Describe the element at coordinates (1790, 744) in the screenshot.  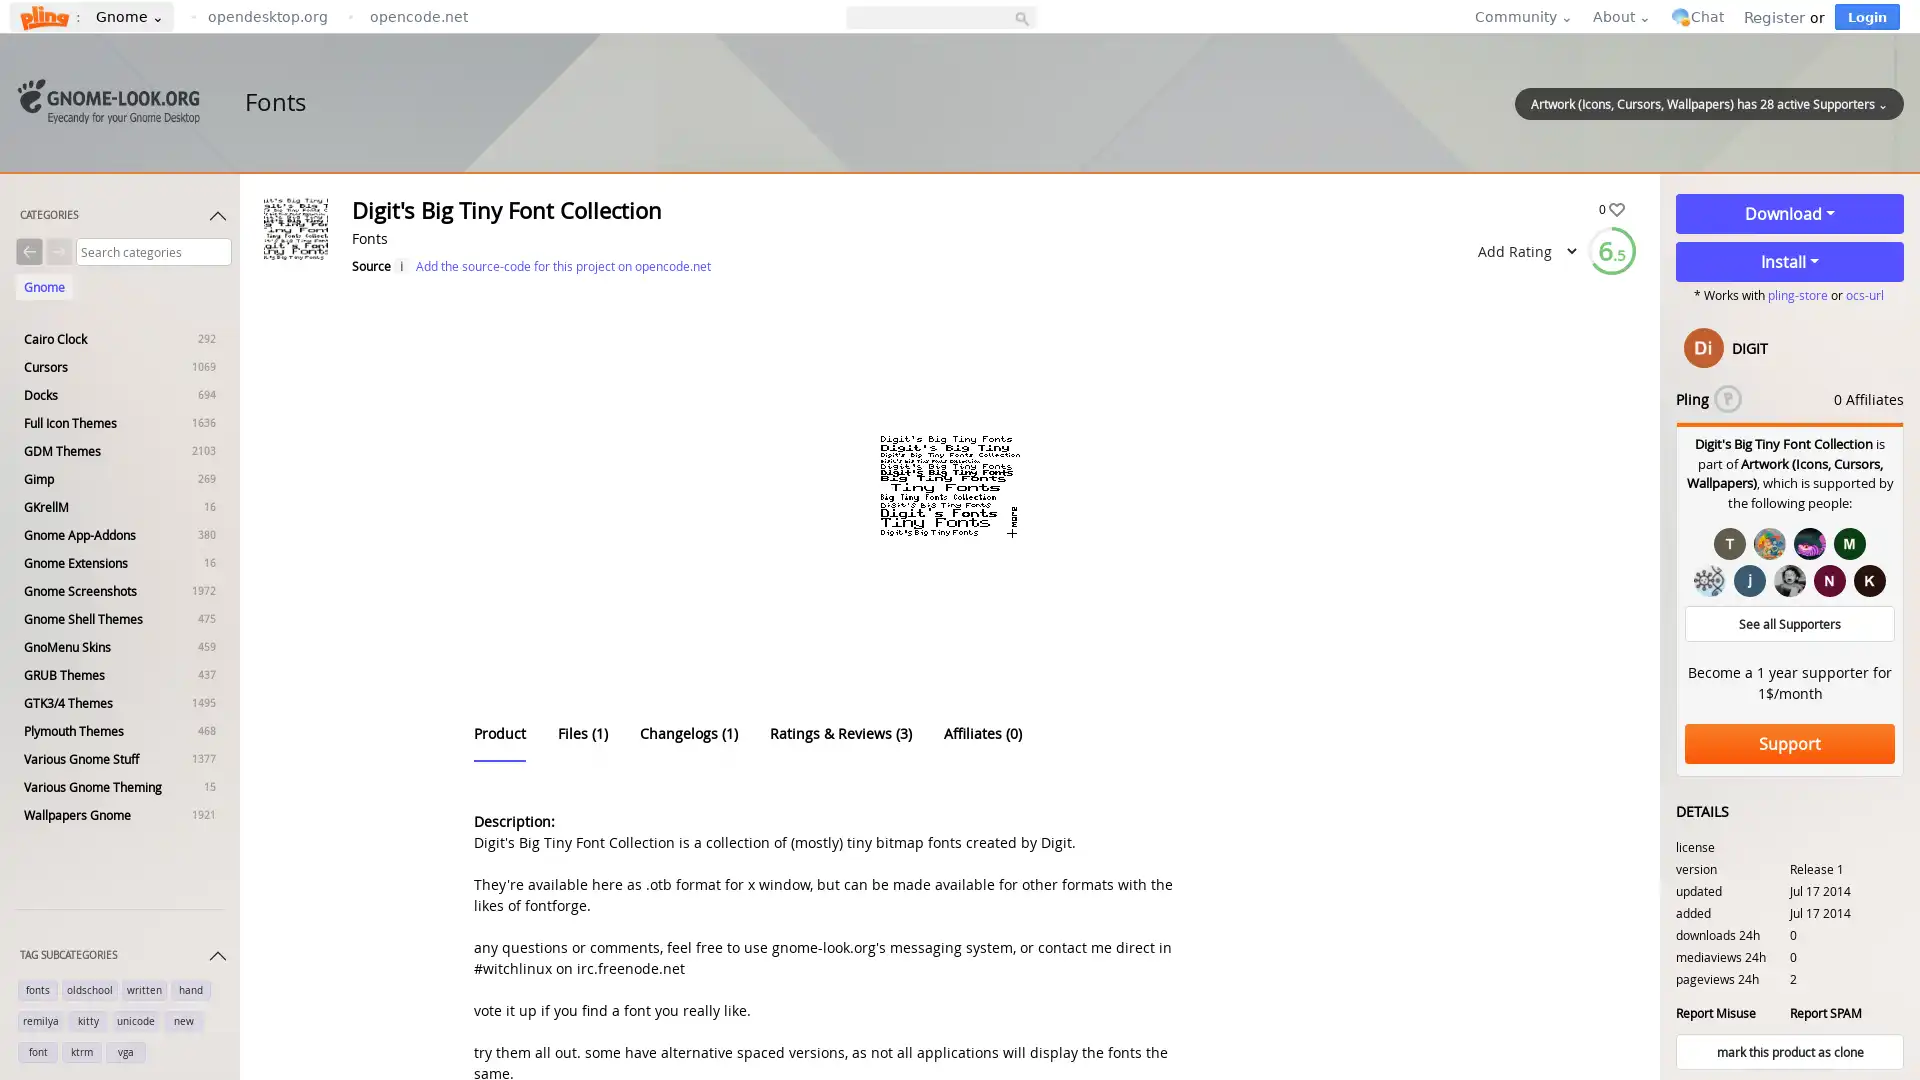
I see `Support` at that location.